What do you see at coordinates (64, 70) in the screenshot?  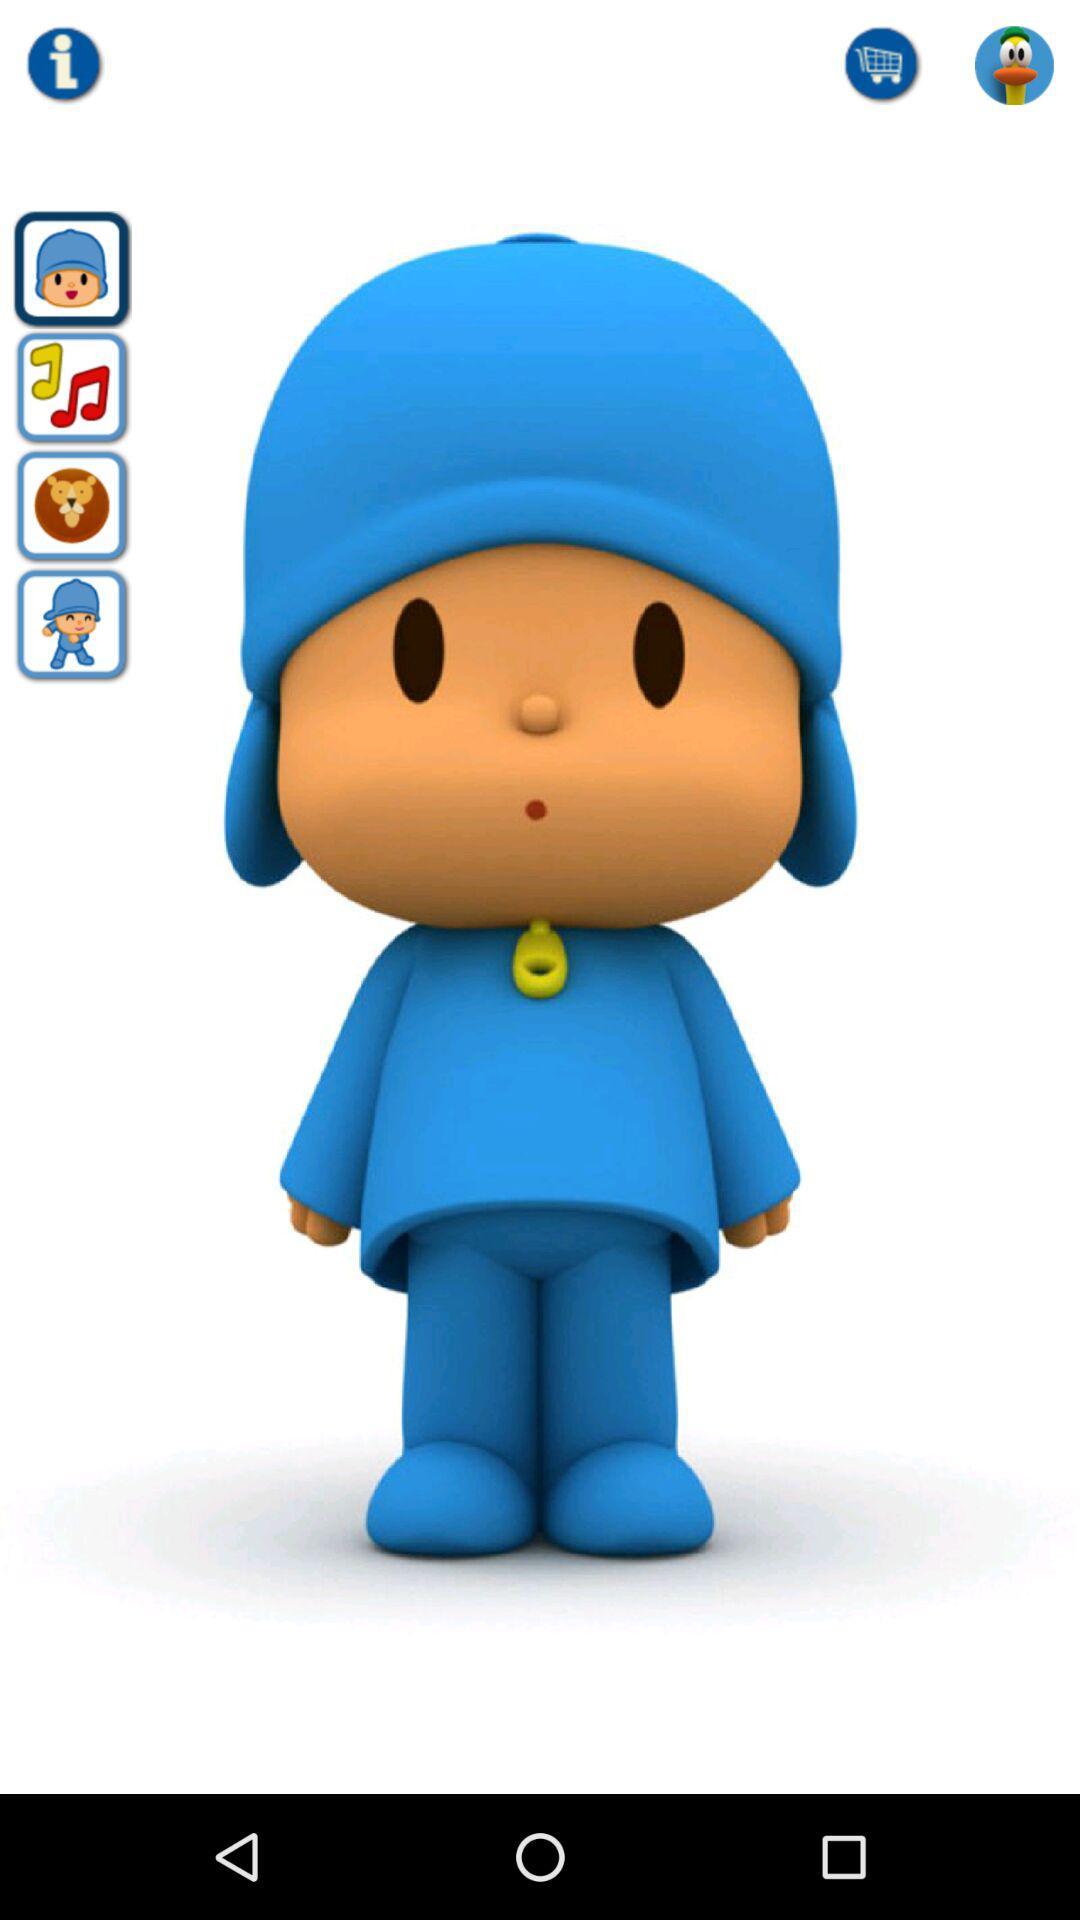 I see `the info icon` at bounding box center [64, 70].